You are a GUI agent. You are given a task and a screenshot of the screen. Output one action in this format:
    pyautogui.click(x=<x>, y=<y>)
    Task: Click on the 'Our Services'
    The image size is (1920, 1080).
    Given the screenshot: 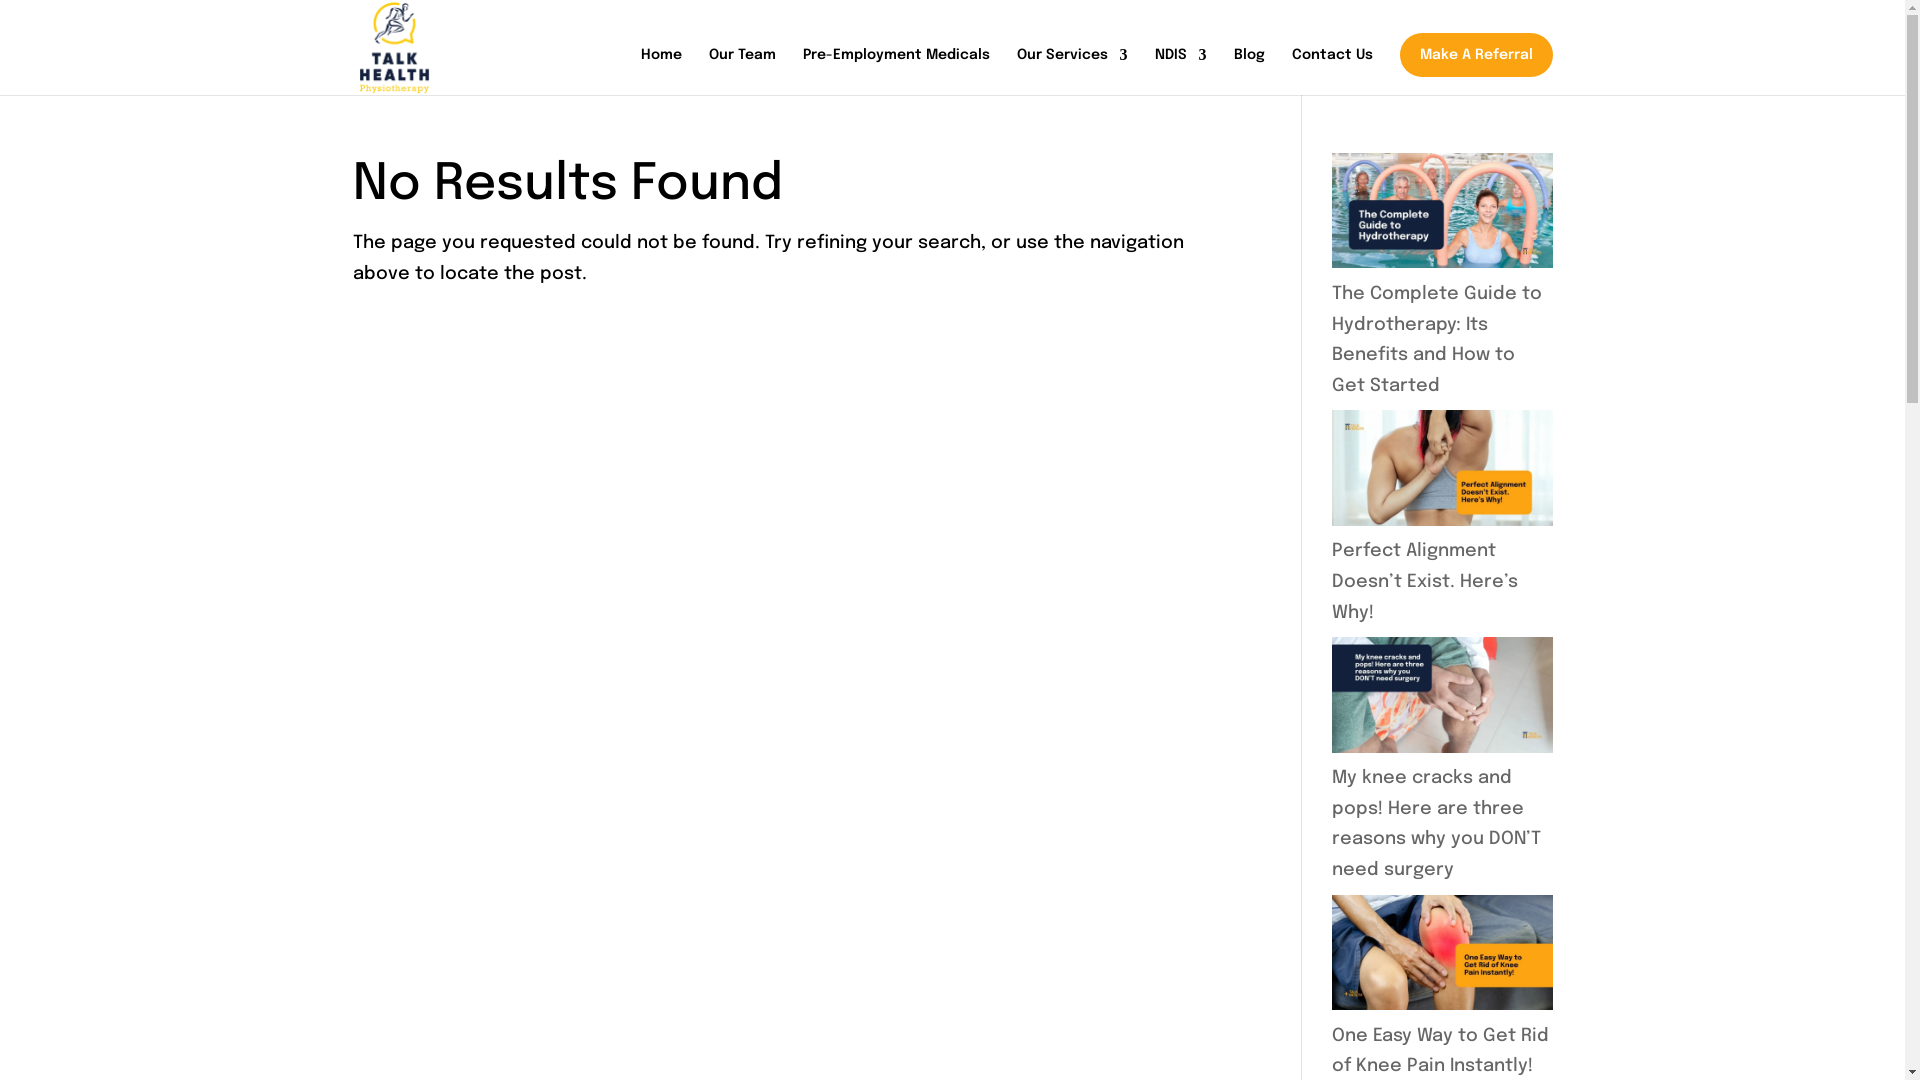 What is the action you would take?
    pyautogui.click(x=1070, y=70)
    